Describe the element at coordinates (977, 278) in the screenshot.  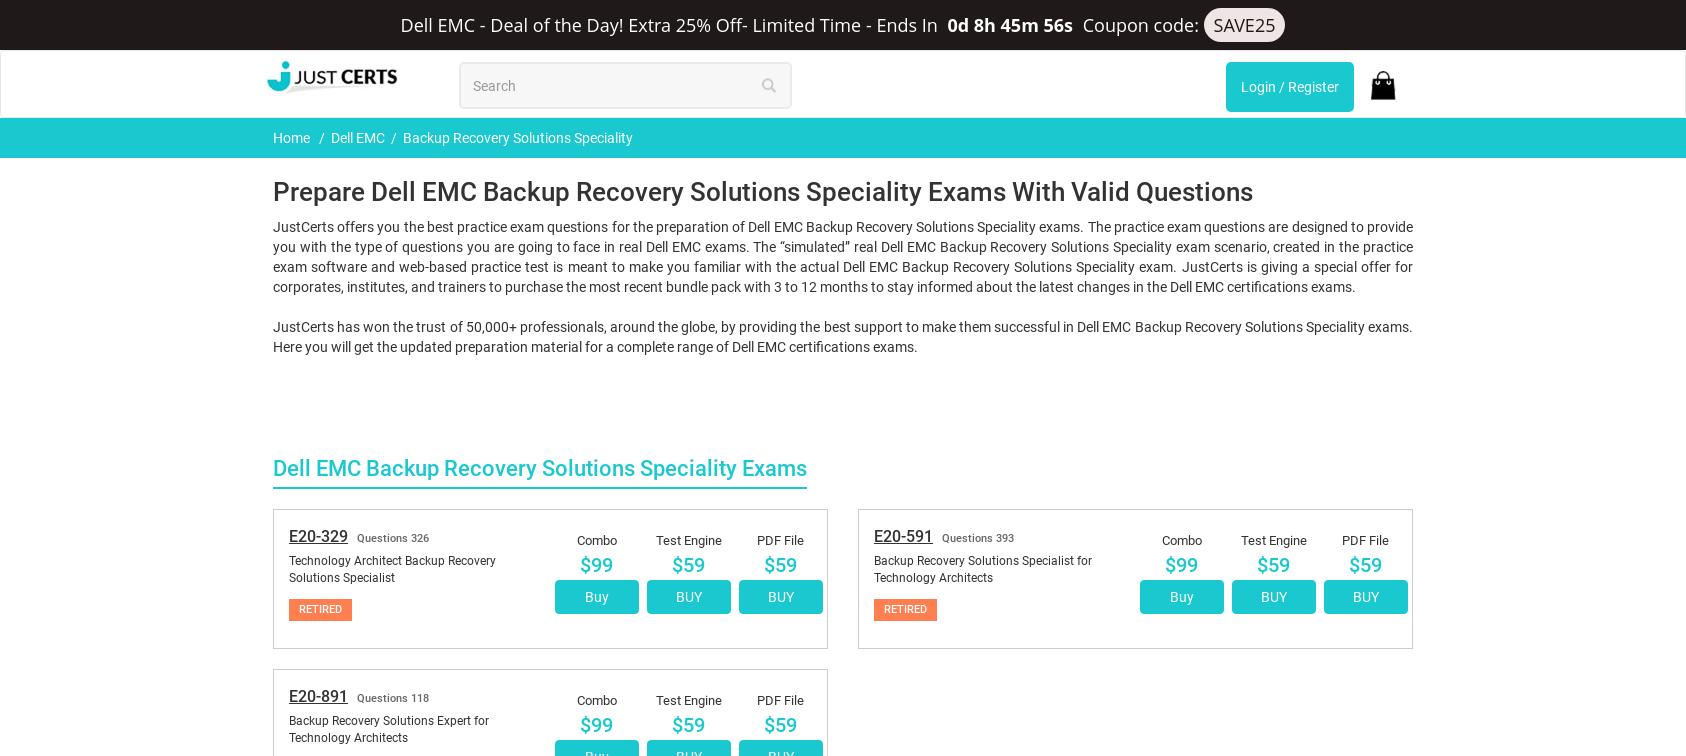
I see `'Questions 393'` at that location.